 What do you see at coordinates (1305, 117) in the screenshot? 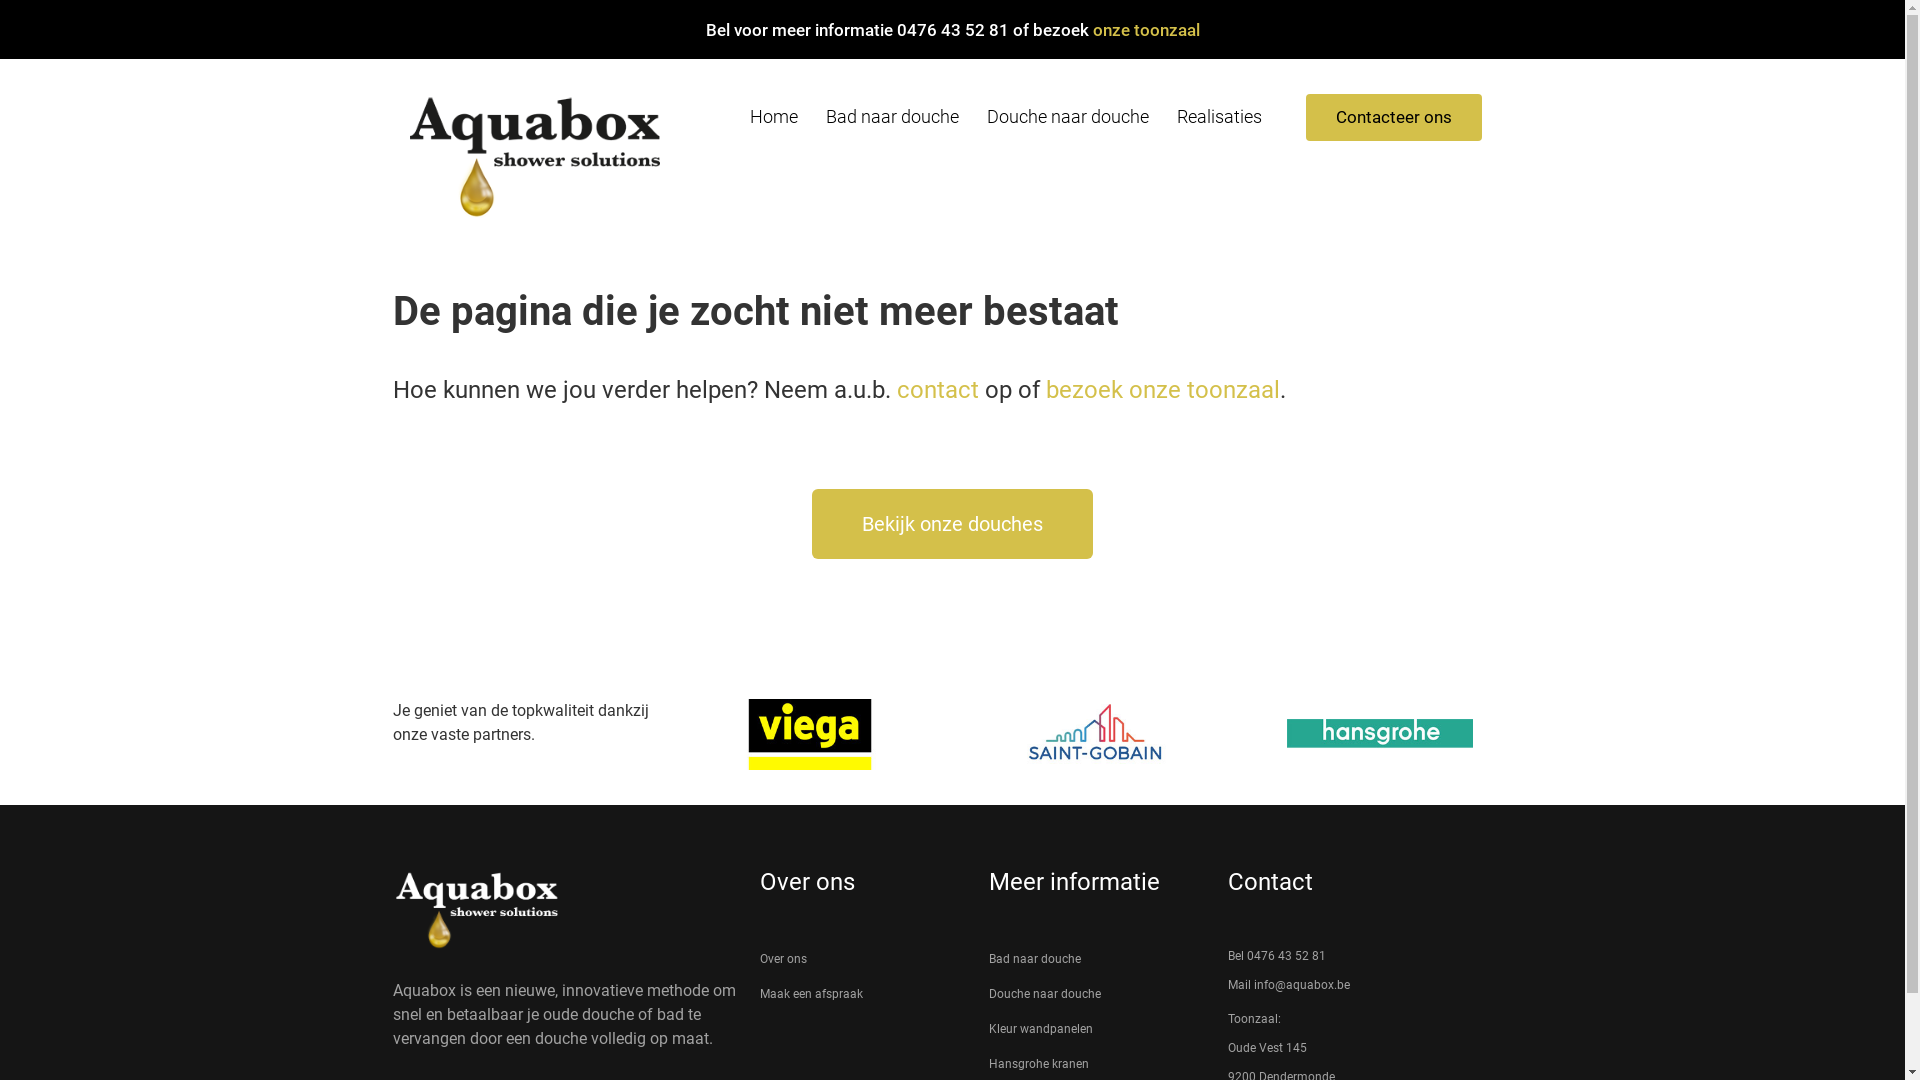
I see `'Contacteer ons'` at bounding box center [1305, 117].